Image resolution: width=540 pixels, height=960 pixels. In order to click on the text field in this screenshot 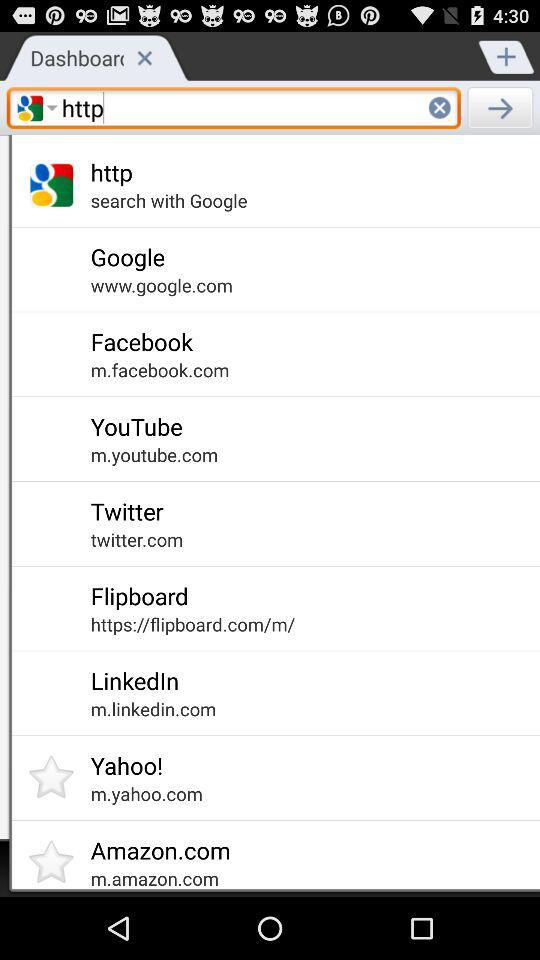, I will do `click(29, 108)`.